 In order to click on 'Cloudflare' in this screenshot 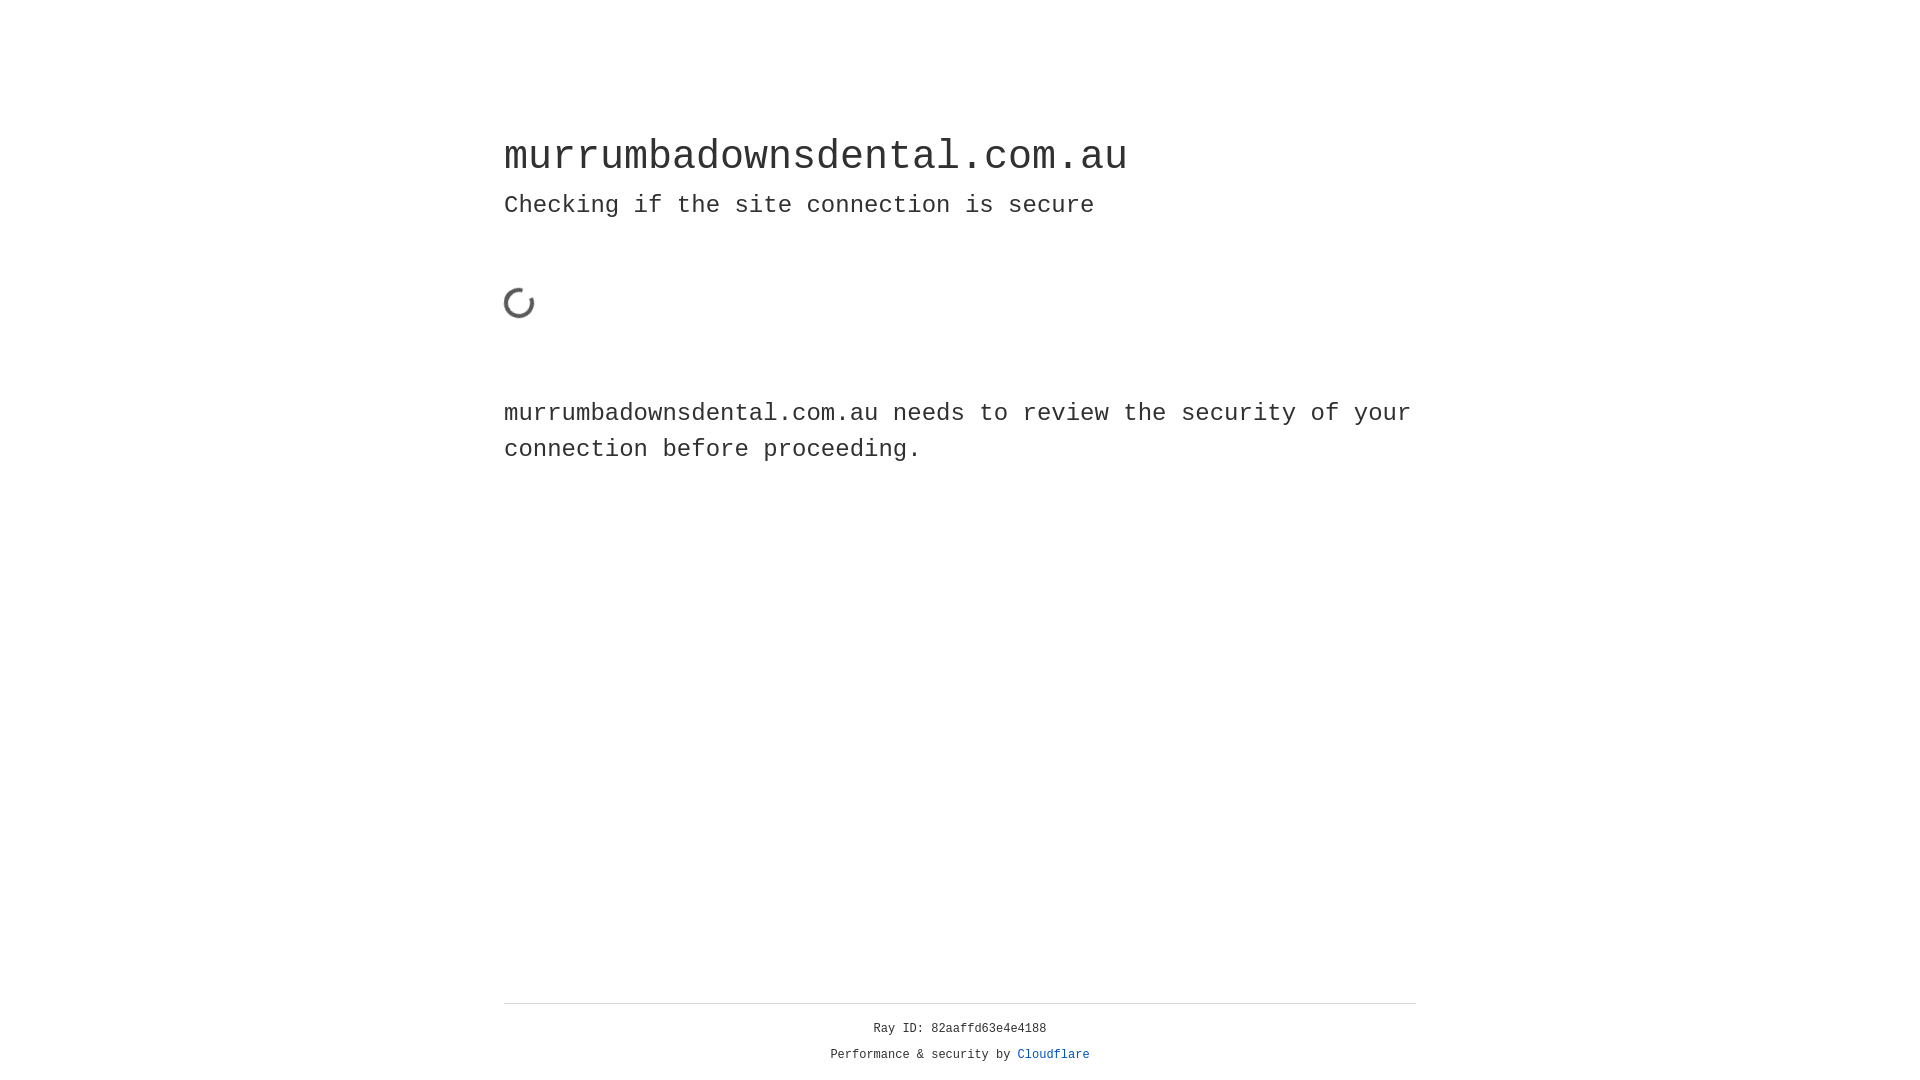, I will do `click(1053, 1054)`.